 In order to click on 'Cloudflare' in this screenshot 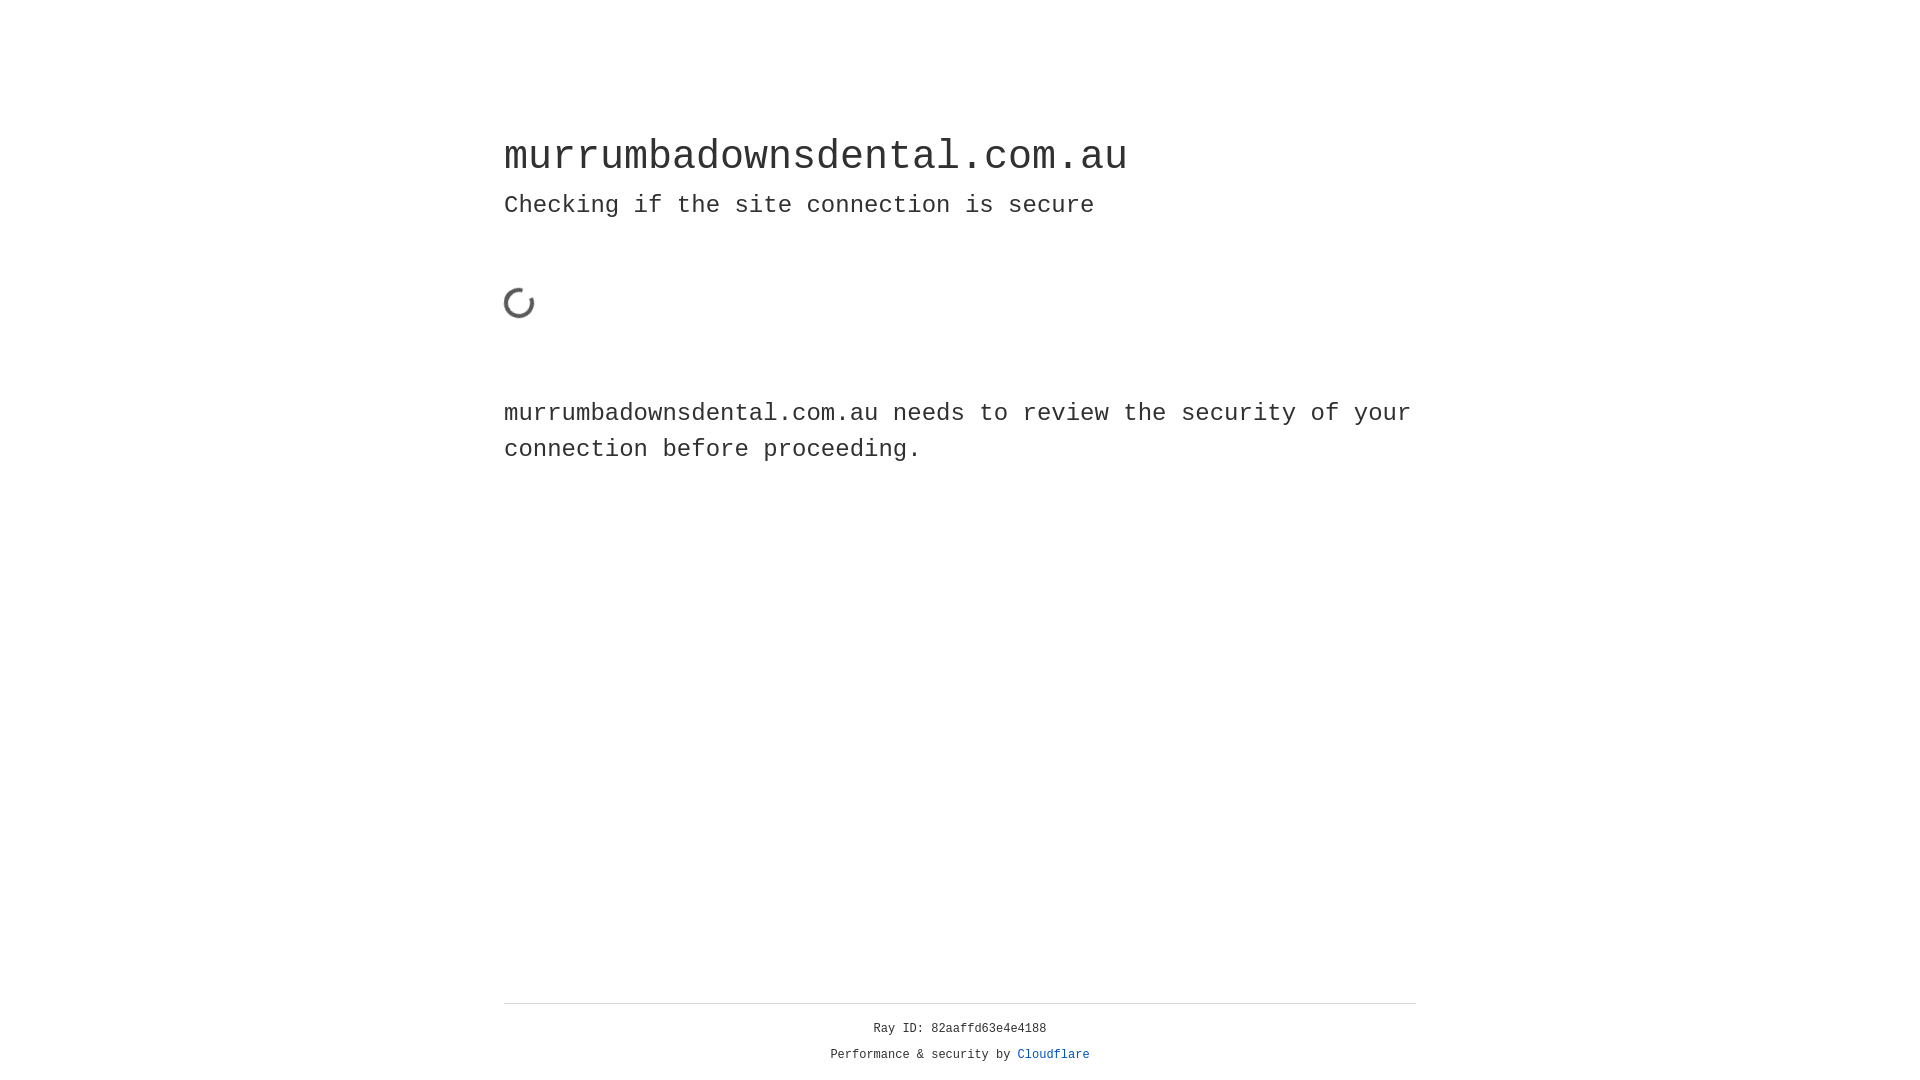, I will do `click(1053, 1054)`.